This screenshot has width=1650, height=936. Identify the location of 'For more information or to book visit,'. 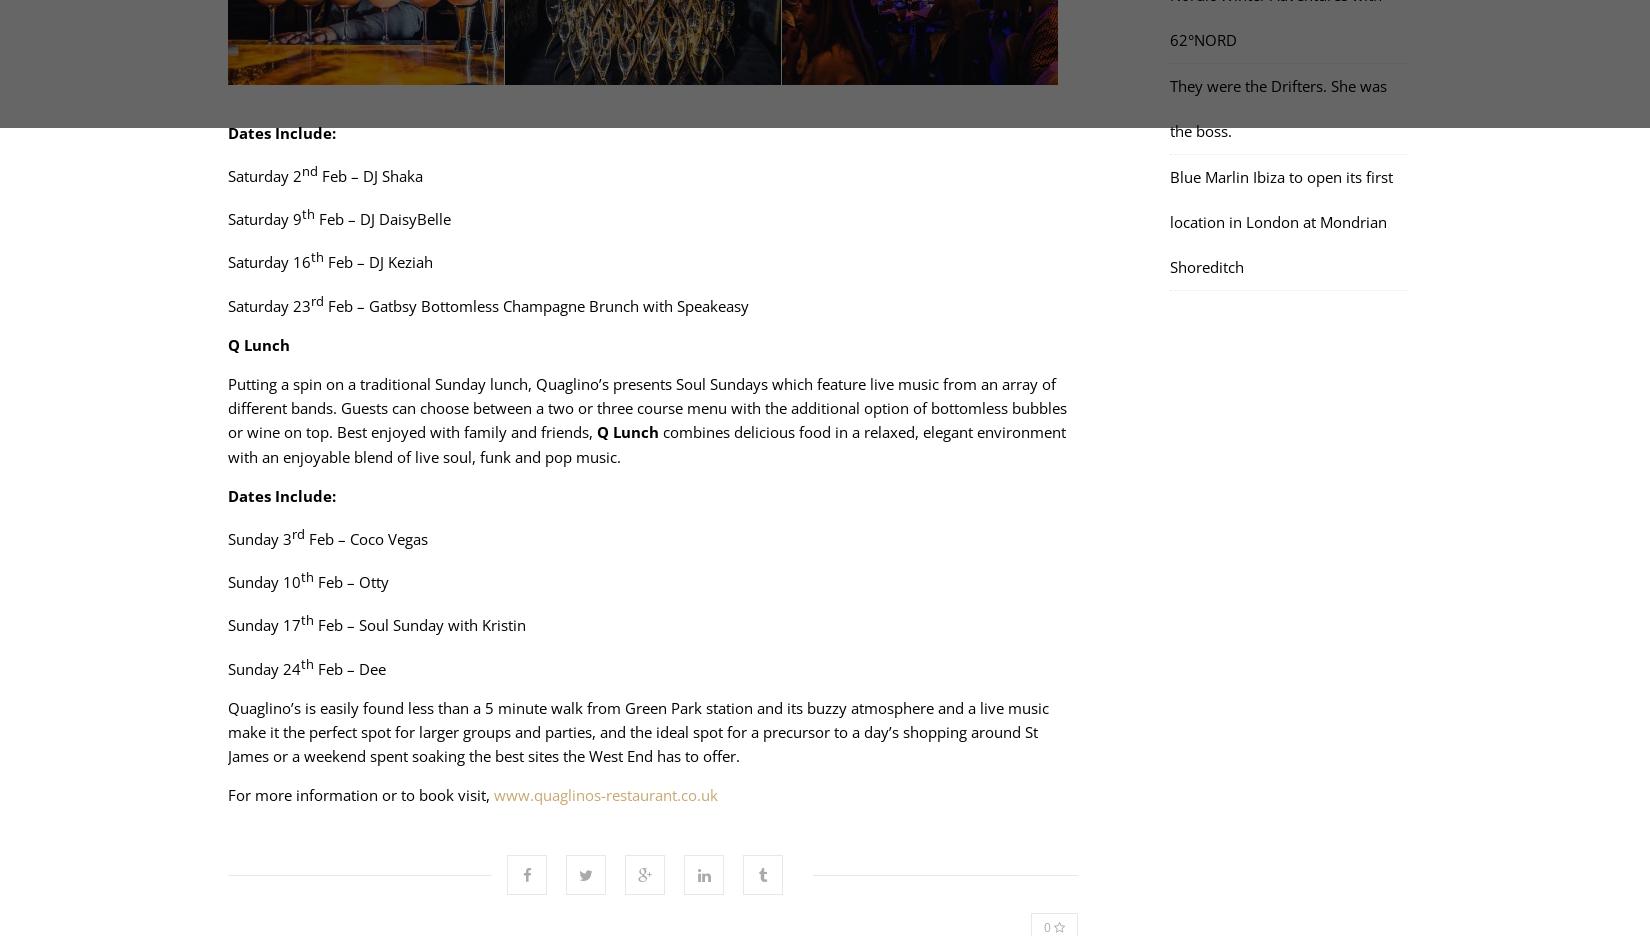
(360, 794).